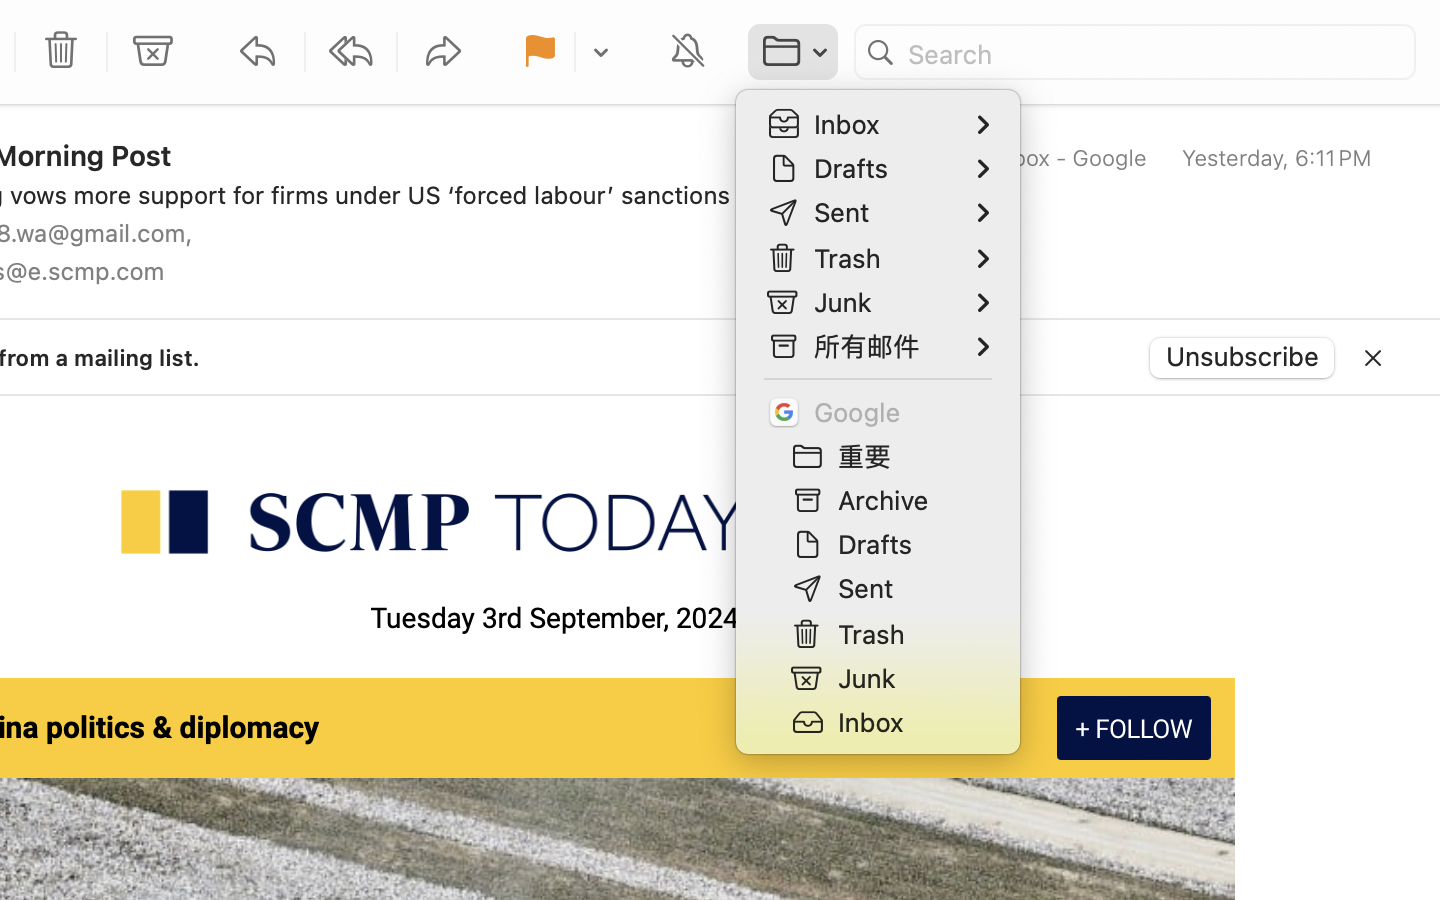  What do you see at coordinates (1048, 158) in the screenshot?
I see `'￼Inbox - Google'` at bounding box center [1048, 158].